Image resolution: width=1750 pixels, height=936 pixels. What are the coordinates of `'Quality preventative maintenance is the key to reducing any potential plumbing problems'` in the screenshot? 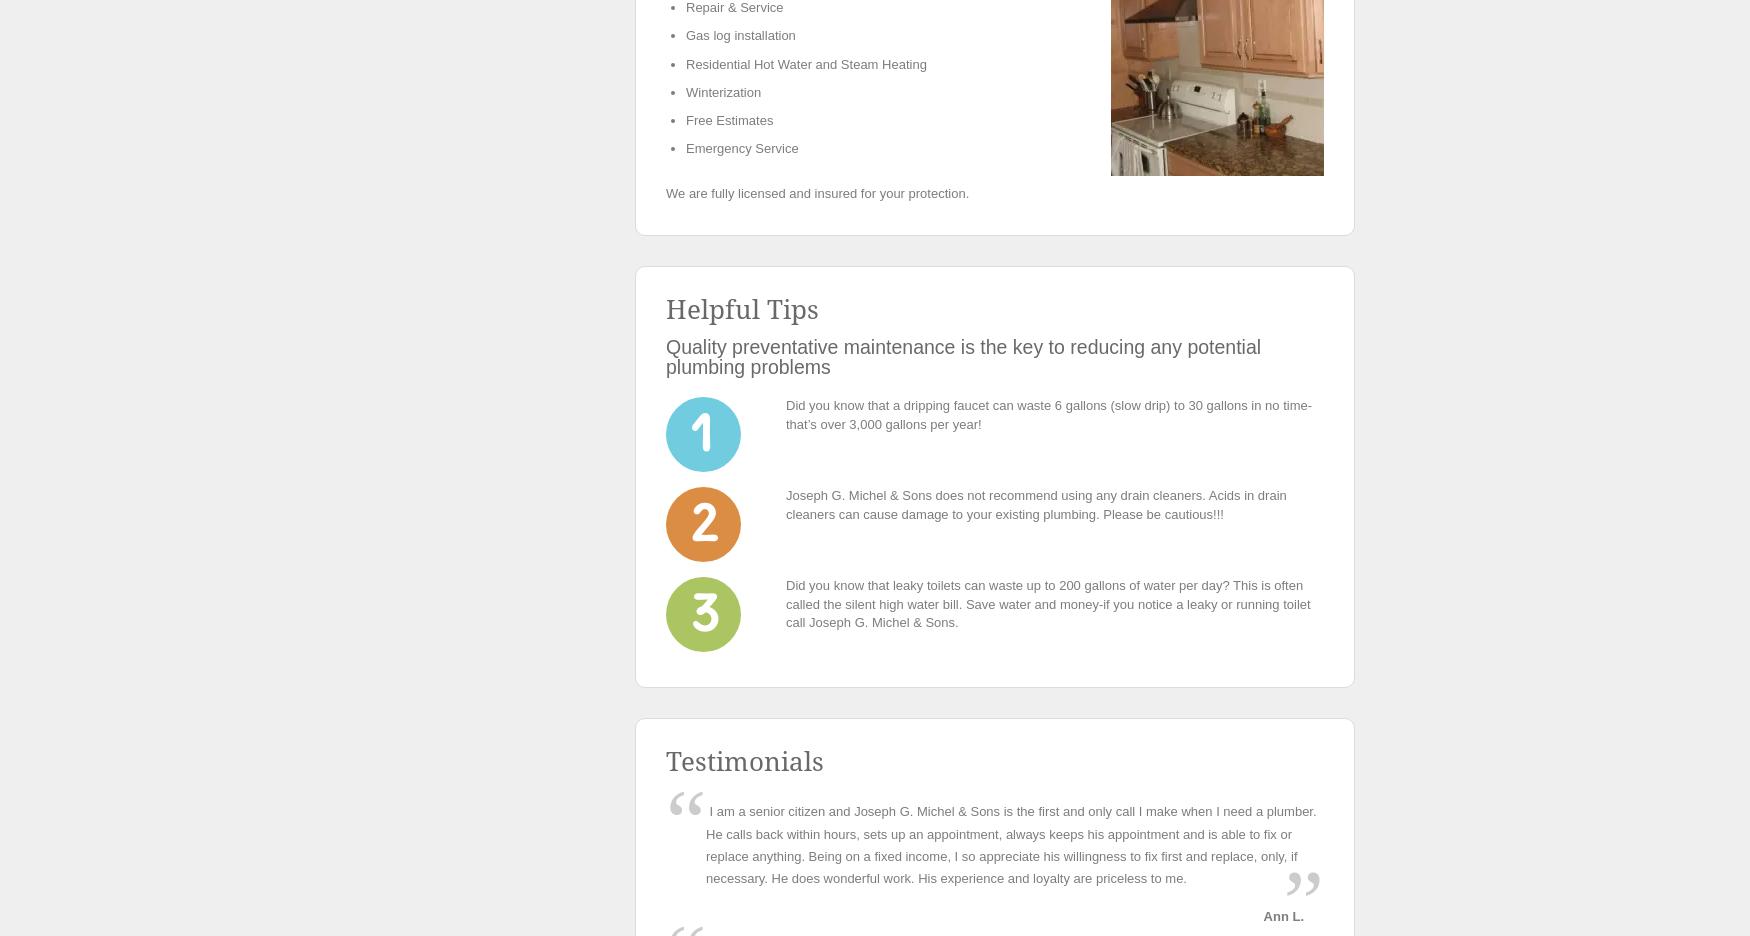 It's located at (665, 356).